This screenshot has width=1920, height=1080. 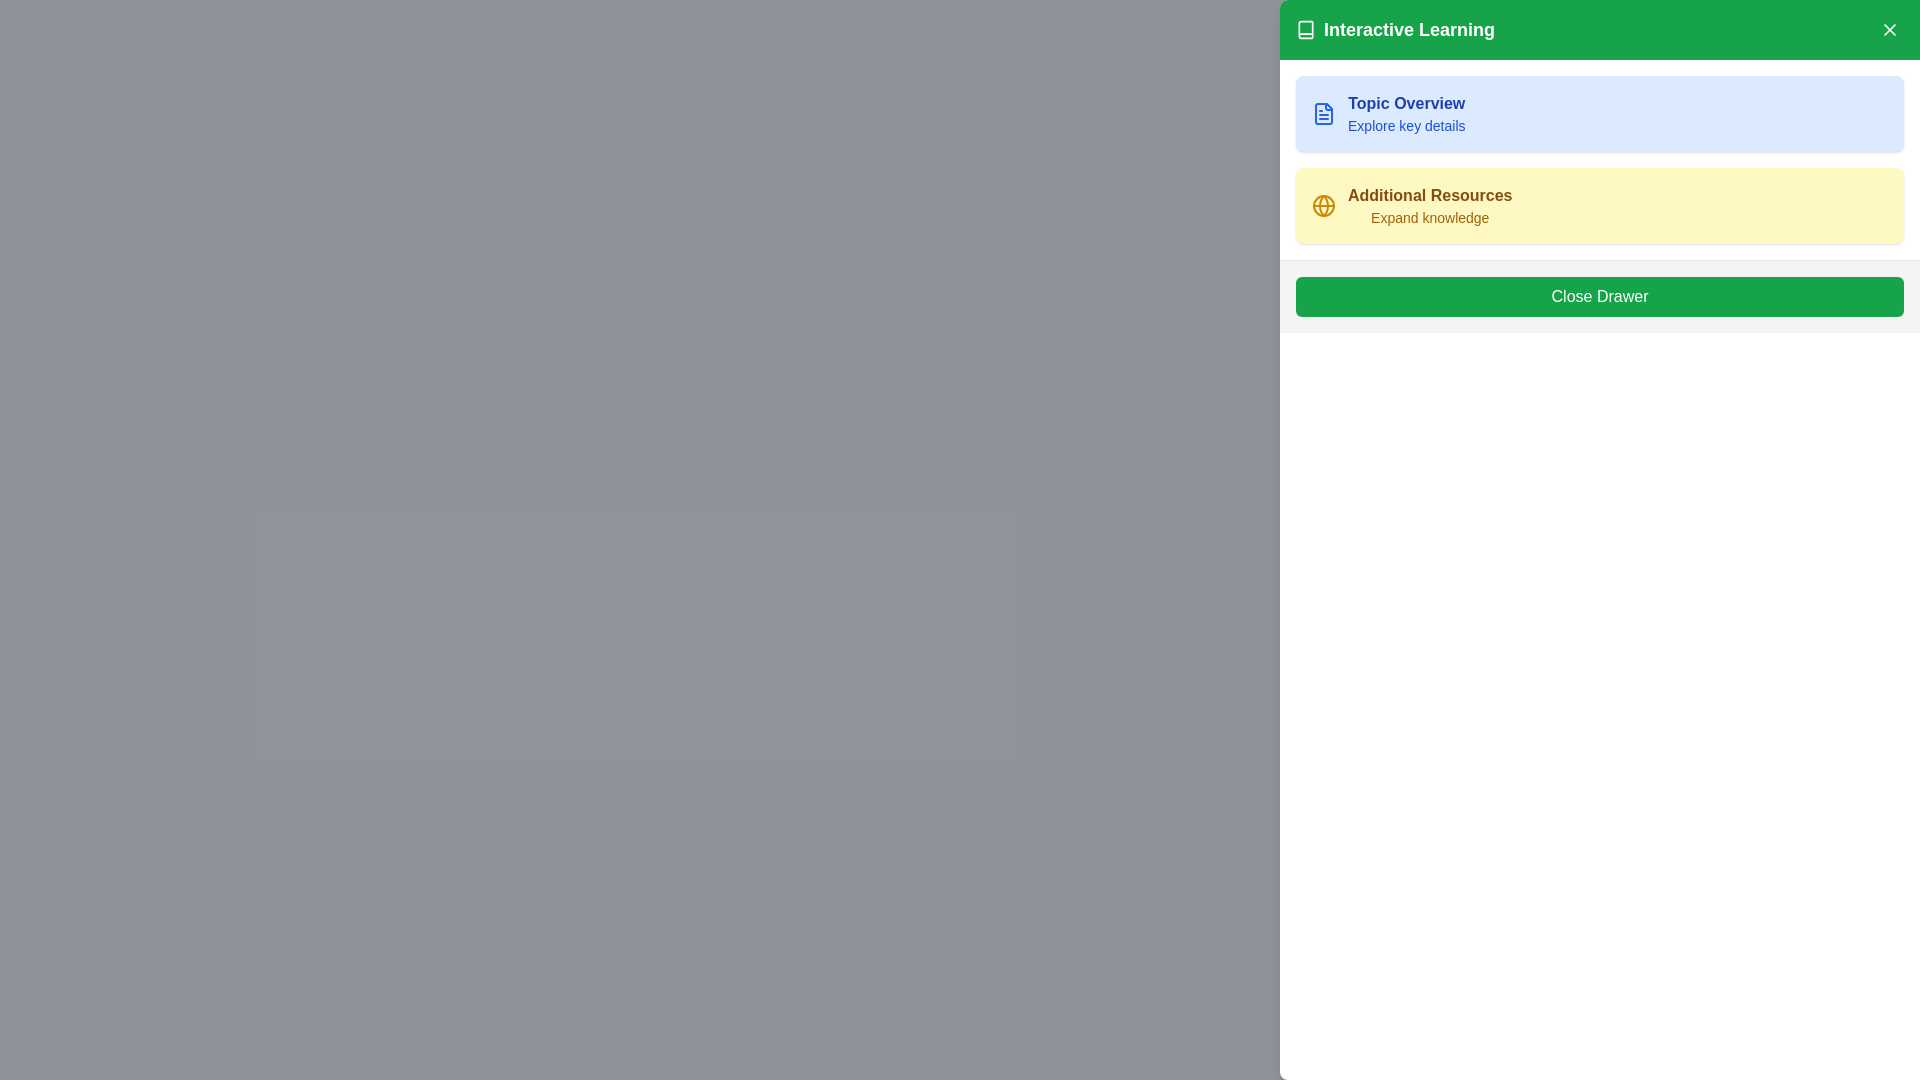 I want to click on the icon representing the 'Topic Overview' content located at the top-left within the card labeled 'Topic Overview' in the right-side drawer, so click(x=1324, y=114).